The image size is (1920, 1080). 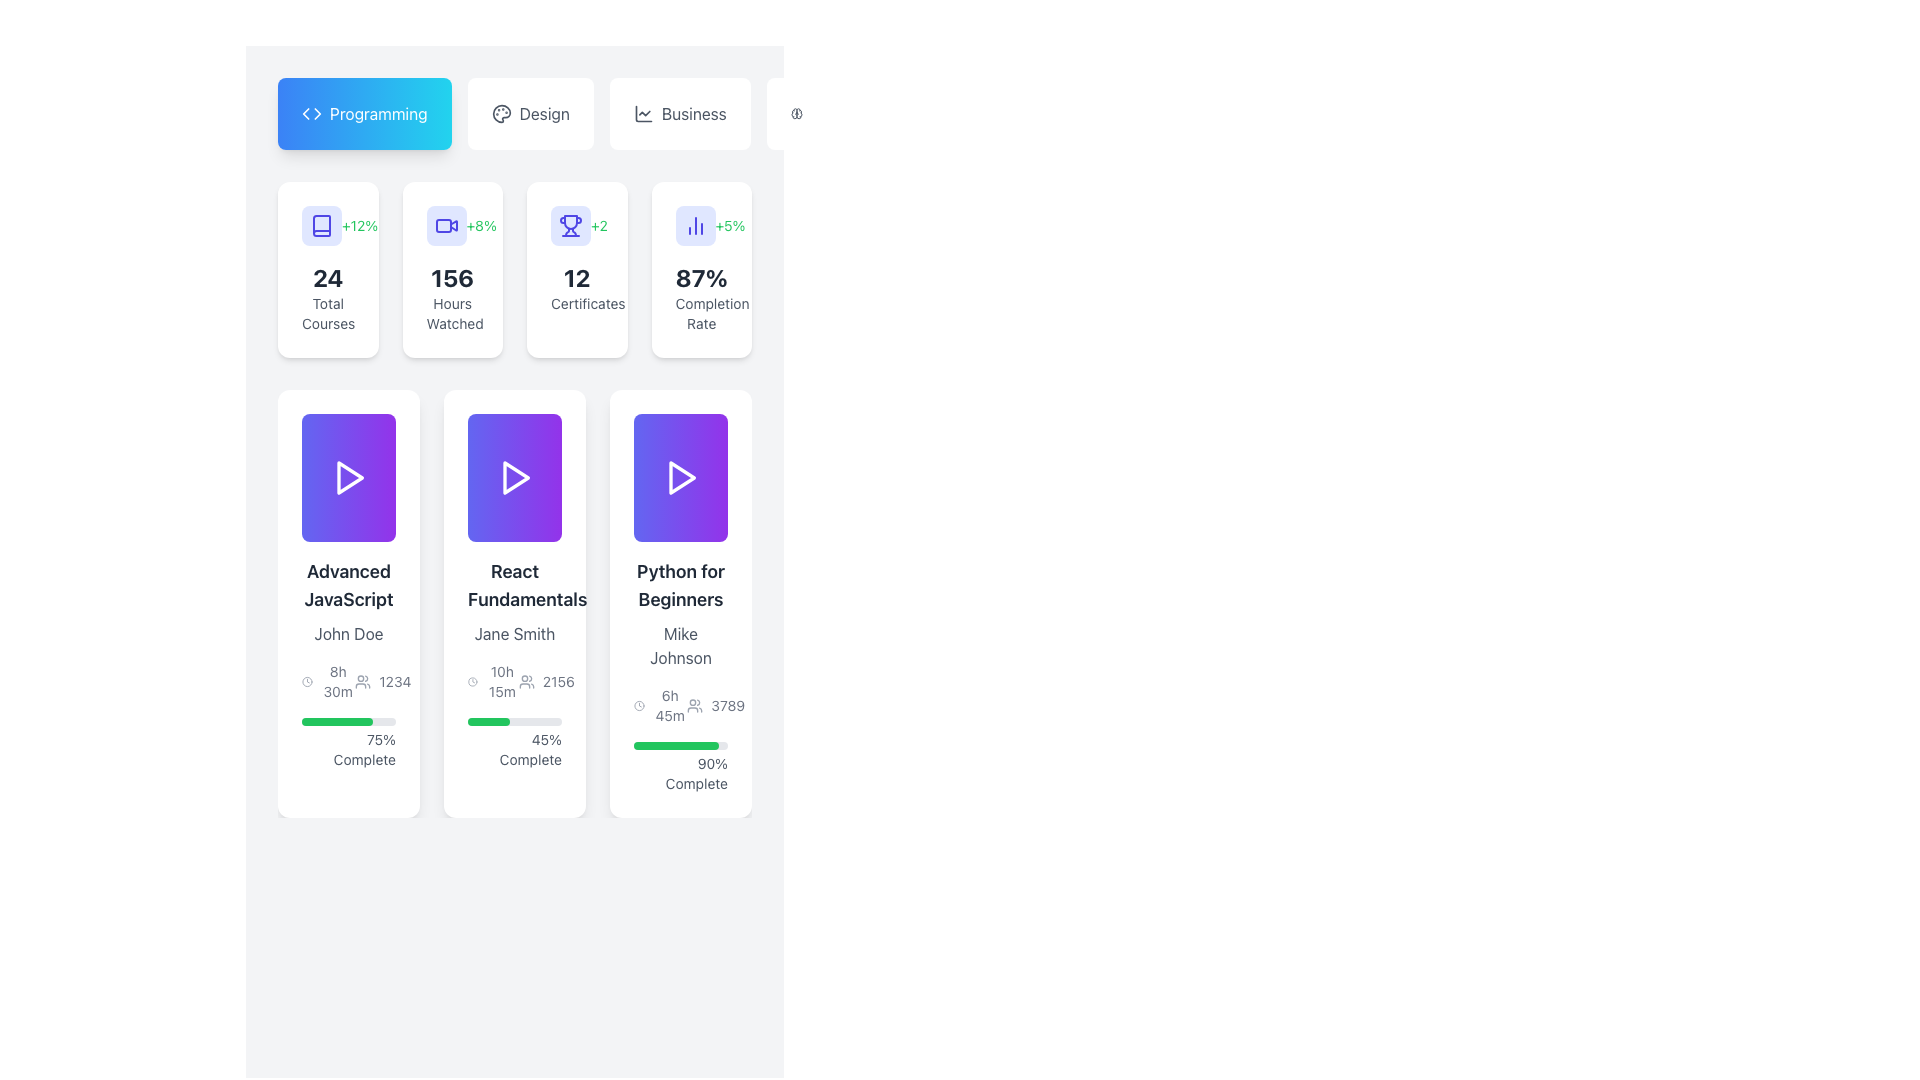 What do you see at coordinates (576, 304) in the screenshot?
I see `the text label displaying 'Certificates' which is located within a gray card structure, positioned below the number '12'` at bounding box center [576, 304].